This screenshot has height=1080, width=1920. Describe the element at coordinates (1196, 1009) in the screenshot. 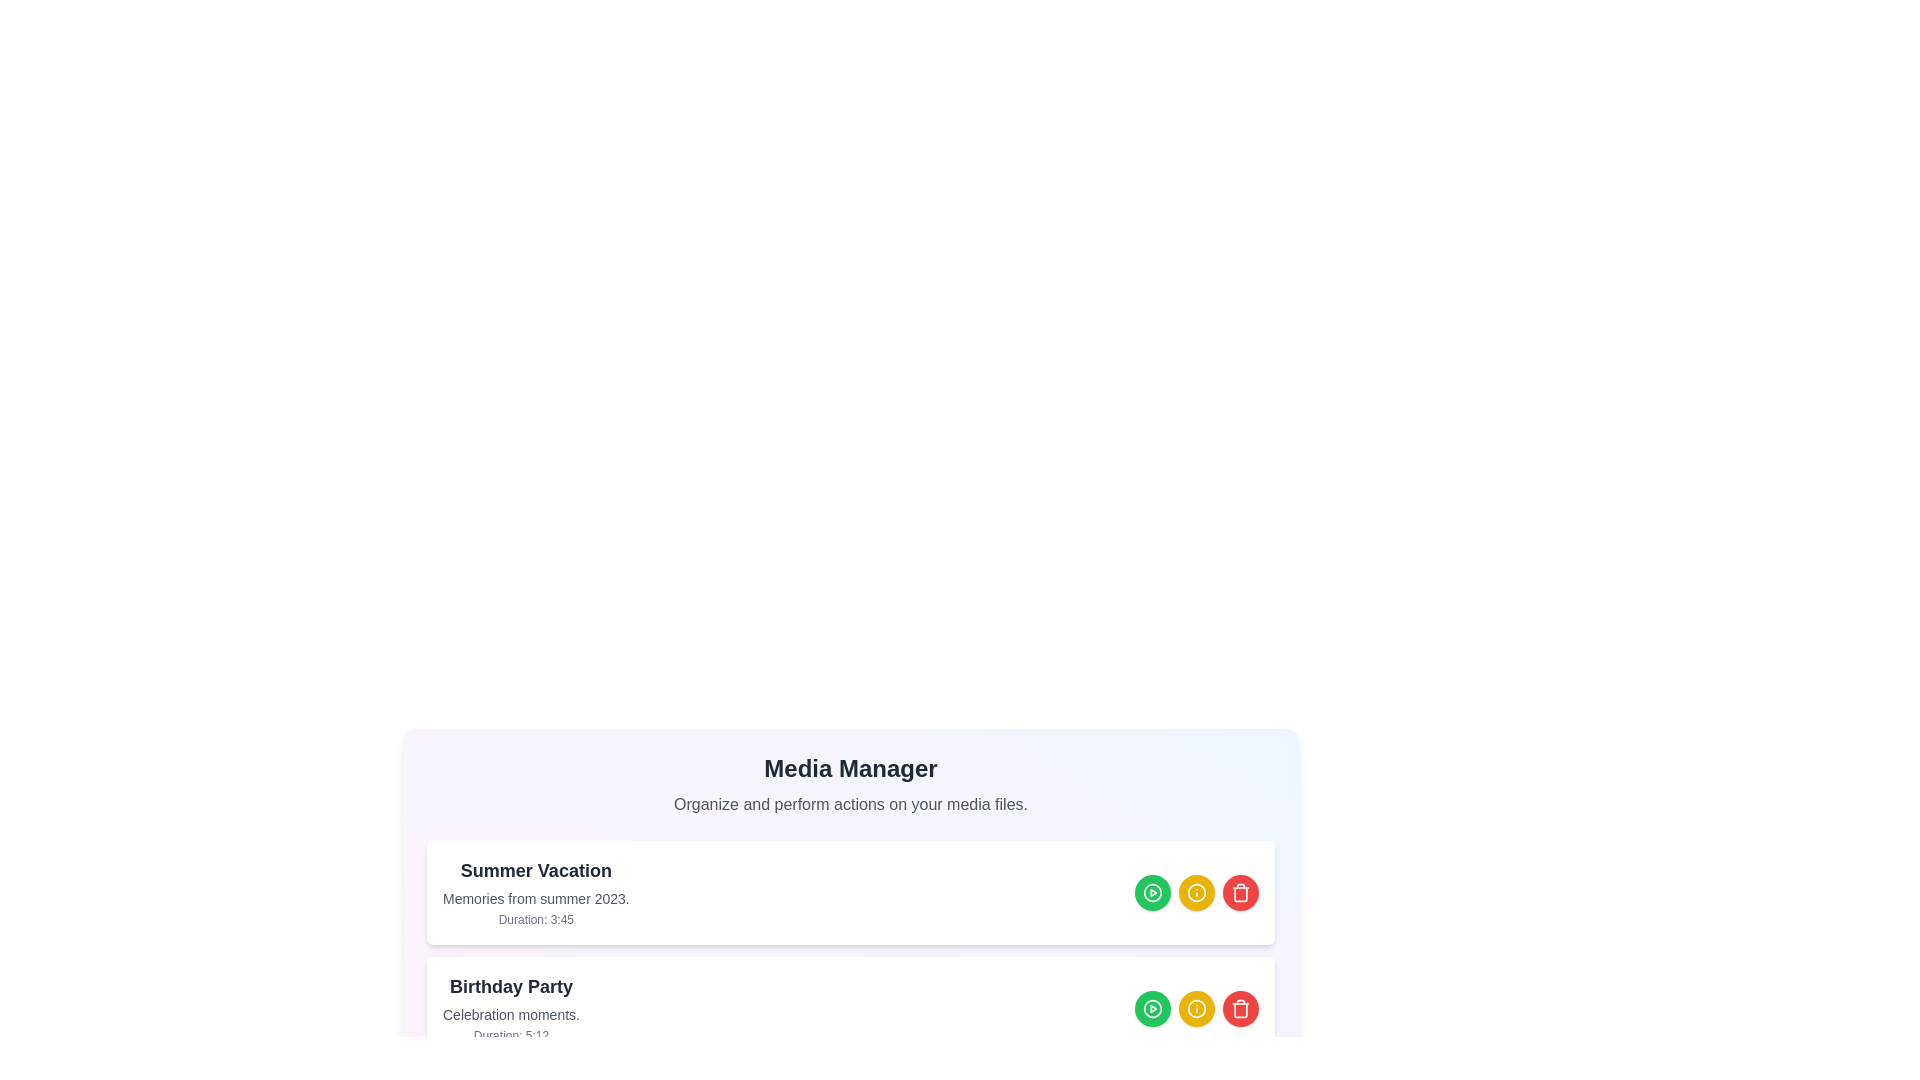

I see `the info button for the media item titled 'Birthday Party' to view its details` at that location.